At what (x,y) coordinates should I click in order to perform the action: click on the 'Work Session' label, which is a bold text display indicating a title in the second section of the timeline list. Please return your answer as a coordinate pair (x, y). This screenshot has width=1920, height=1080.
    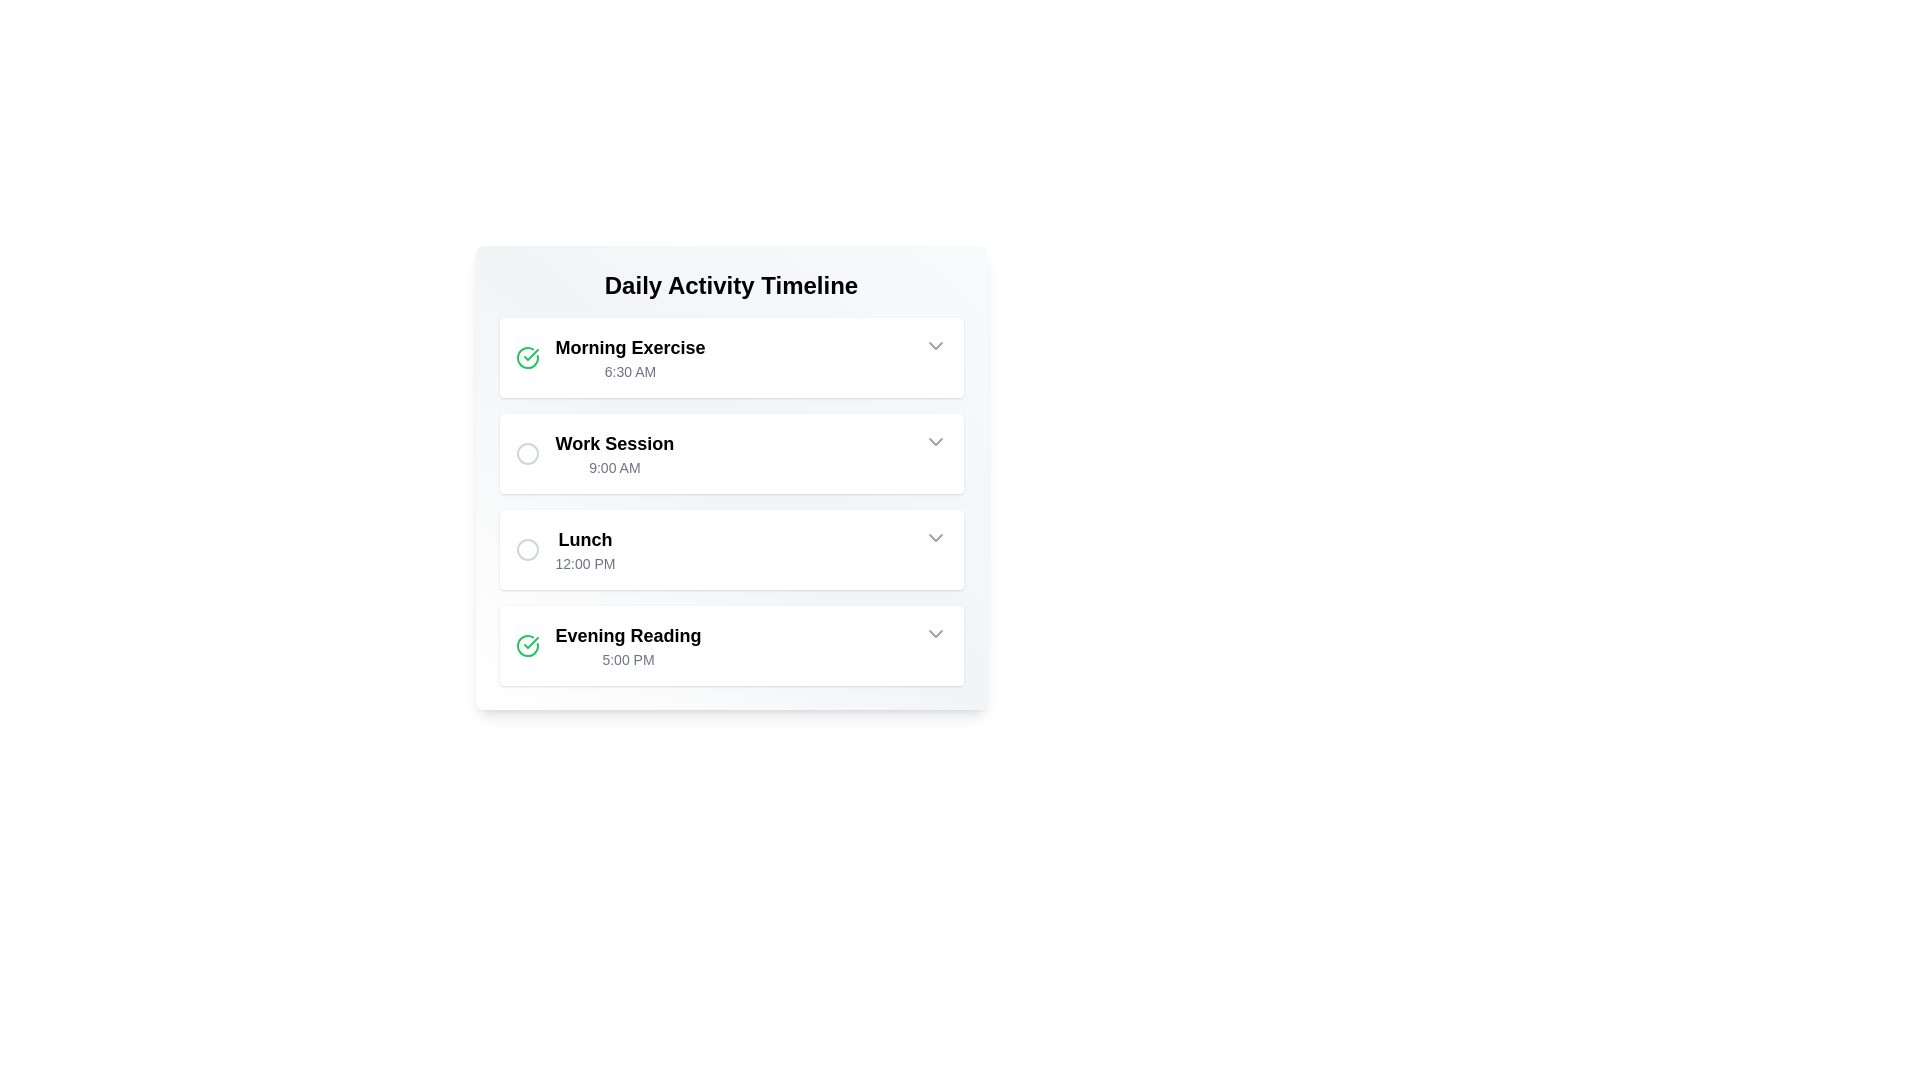
    Looking at the image, I should click on (613, 442).